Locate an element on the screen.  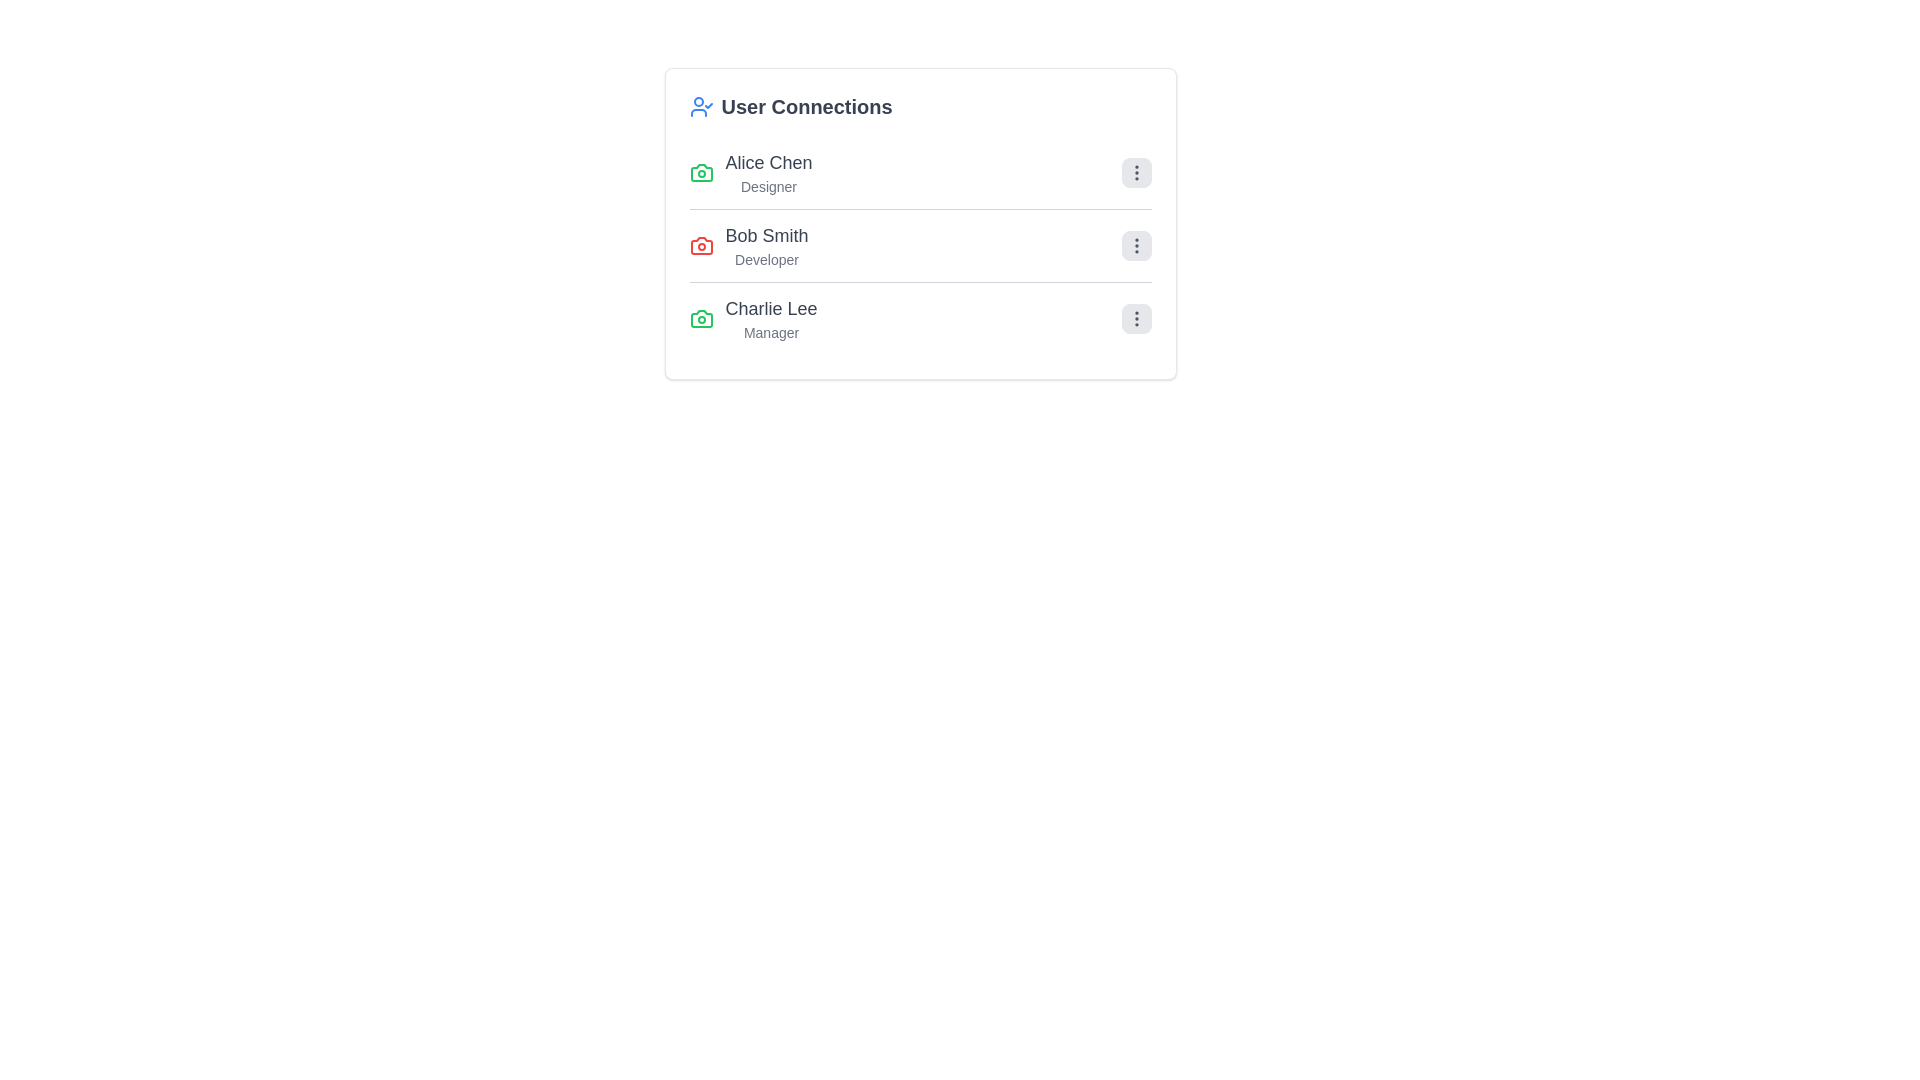
the vertical ellipsis icon located to the far right of the row for 'Bob Smith, Developer' in the 'User Connections' interface is located at coordinates (1136, 245).